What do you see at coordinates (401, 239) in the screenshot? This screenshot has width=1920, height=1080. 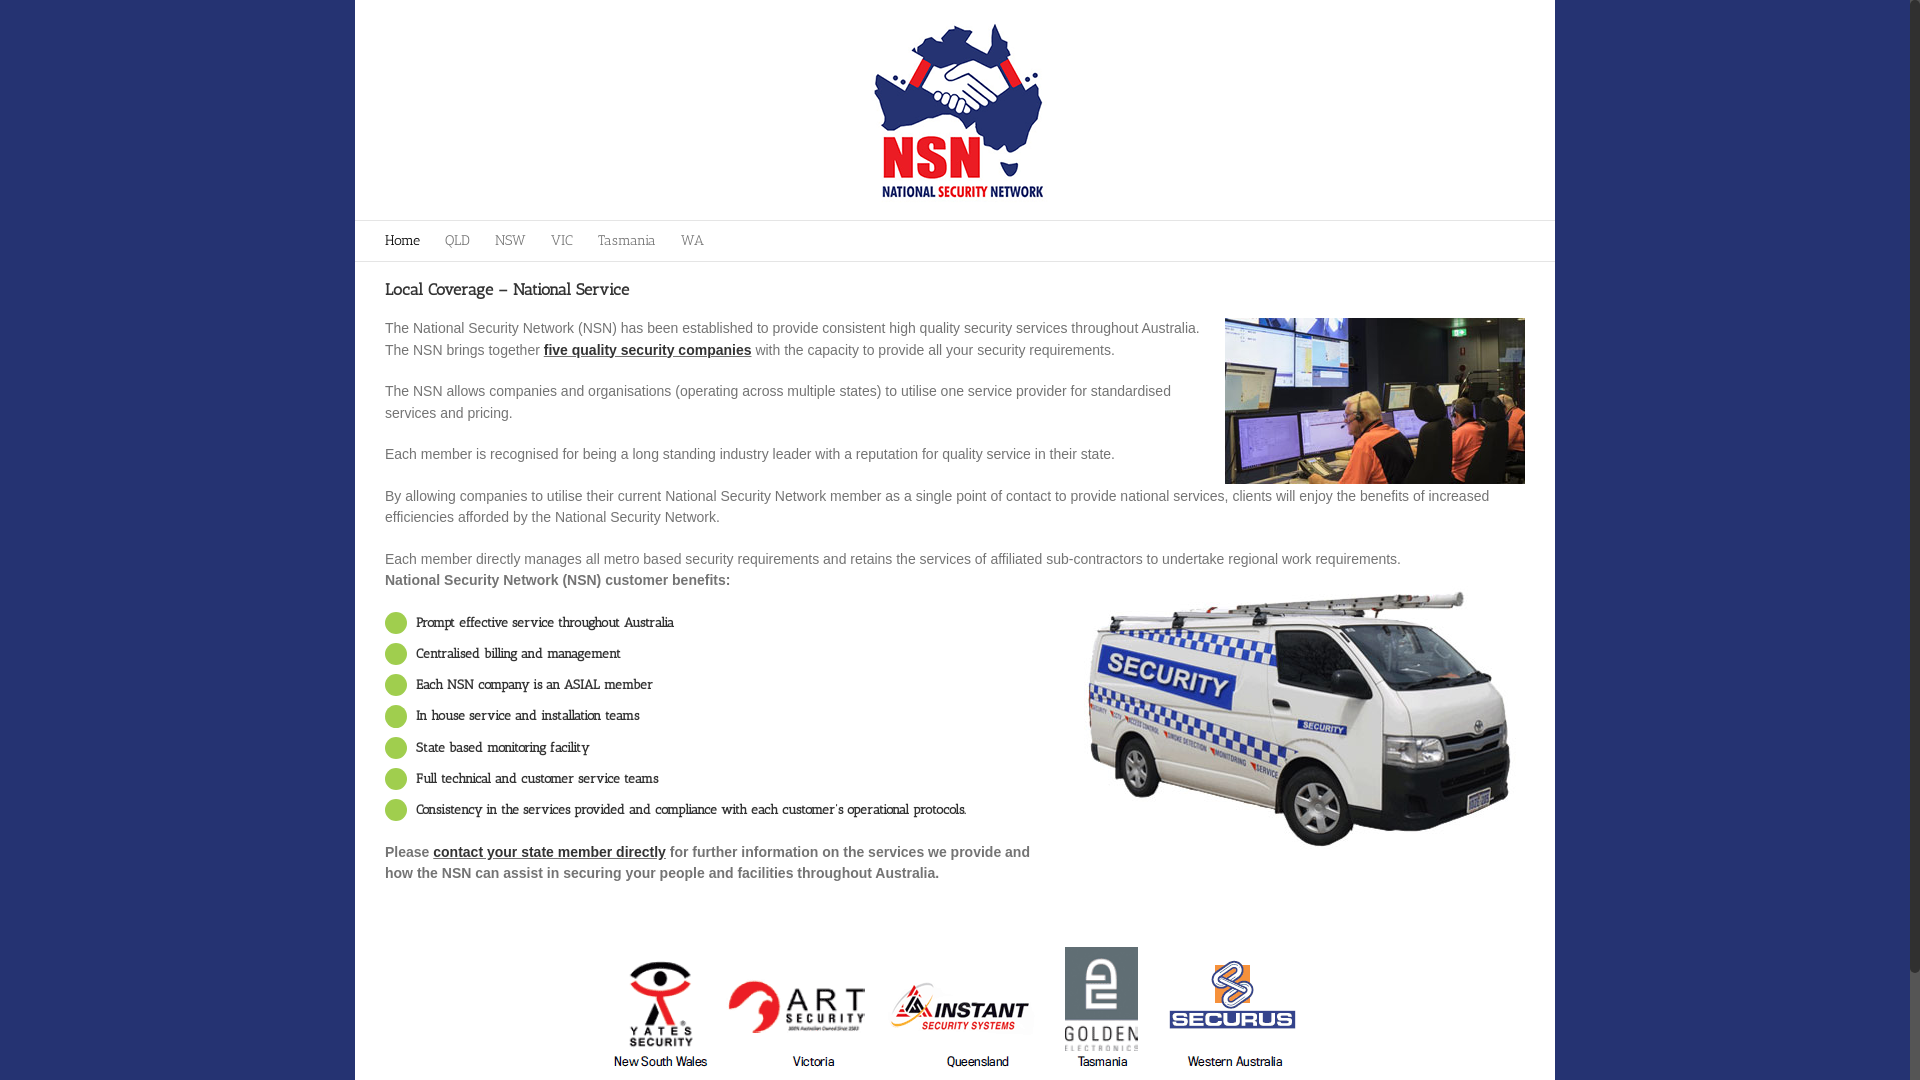 I see `'Home'` at bounding box center [401, 239].